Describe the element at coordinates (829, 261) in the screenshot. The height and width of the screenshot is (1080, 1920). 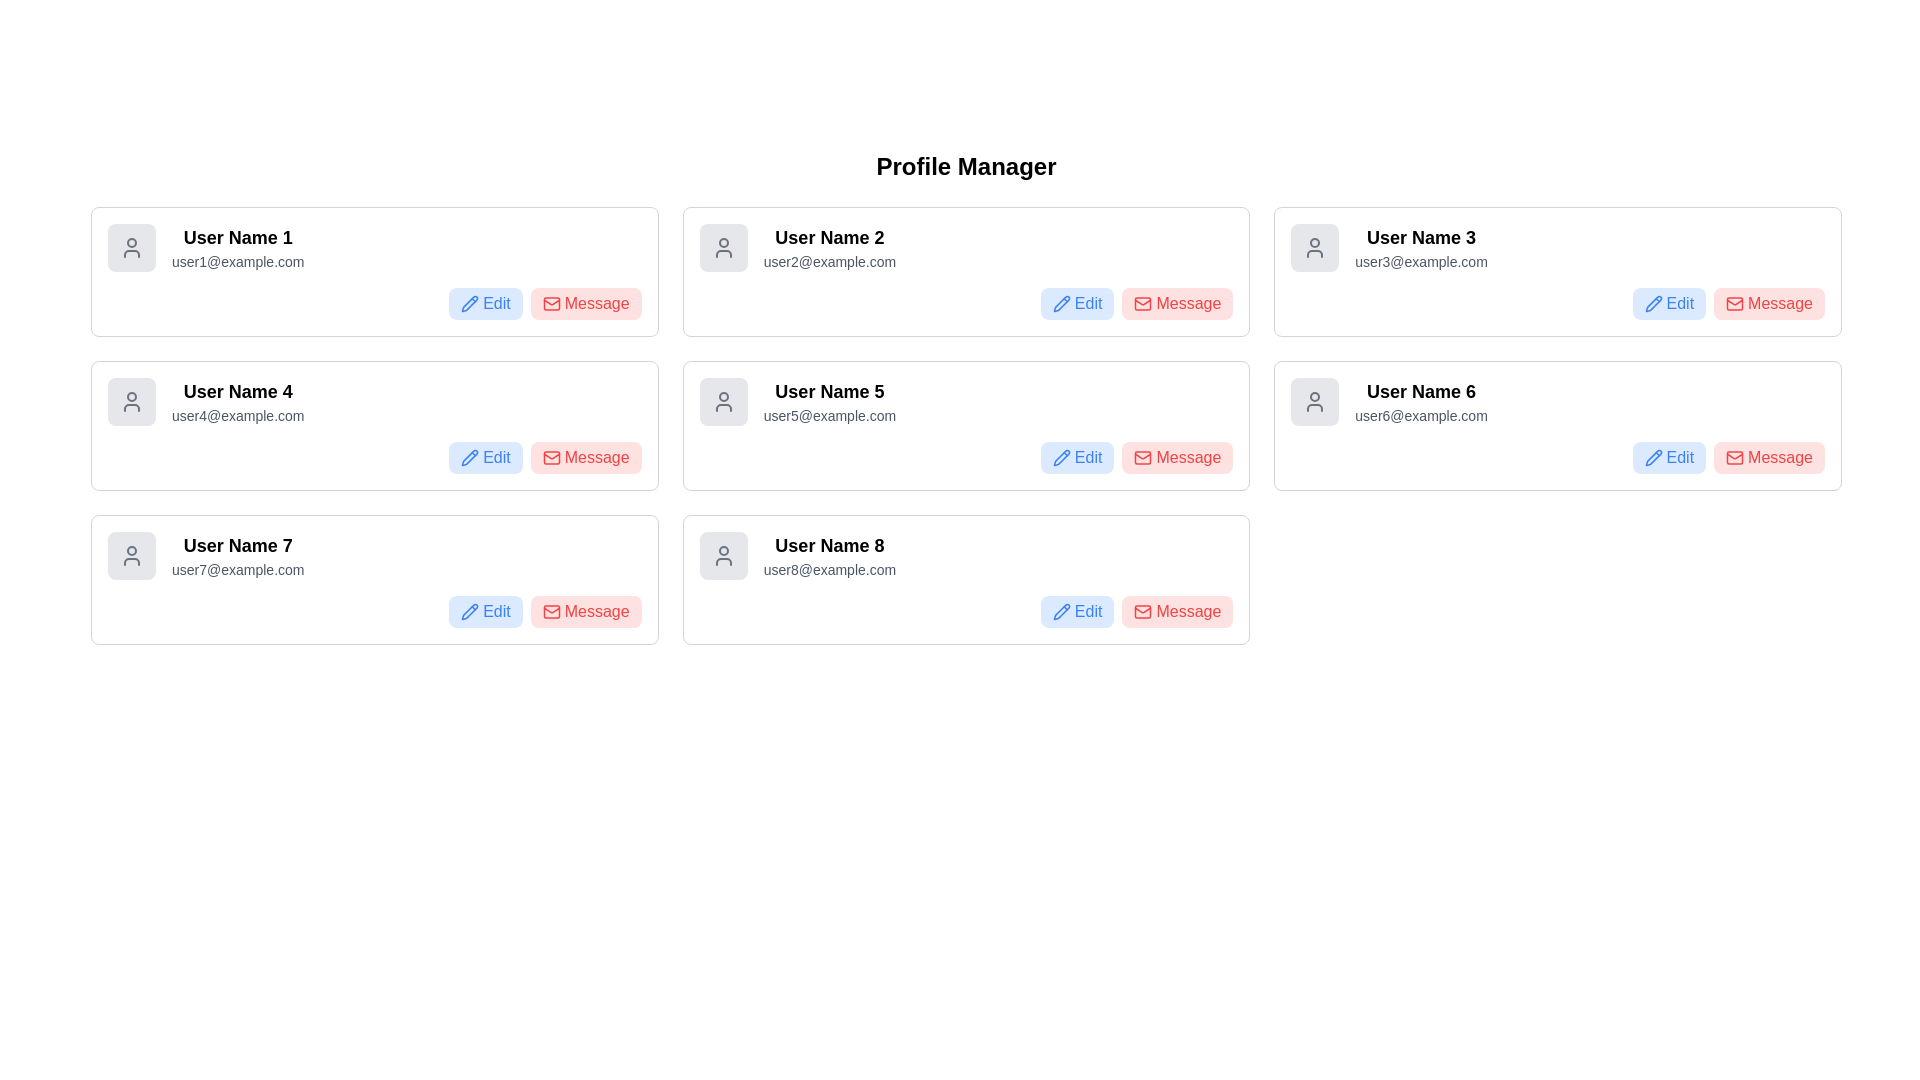
I see `the text label displaying the email address 'user2@example.com', which is styled in gray and located below the title 'User Name 2' within the card layout` at that location.